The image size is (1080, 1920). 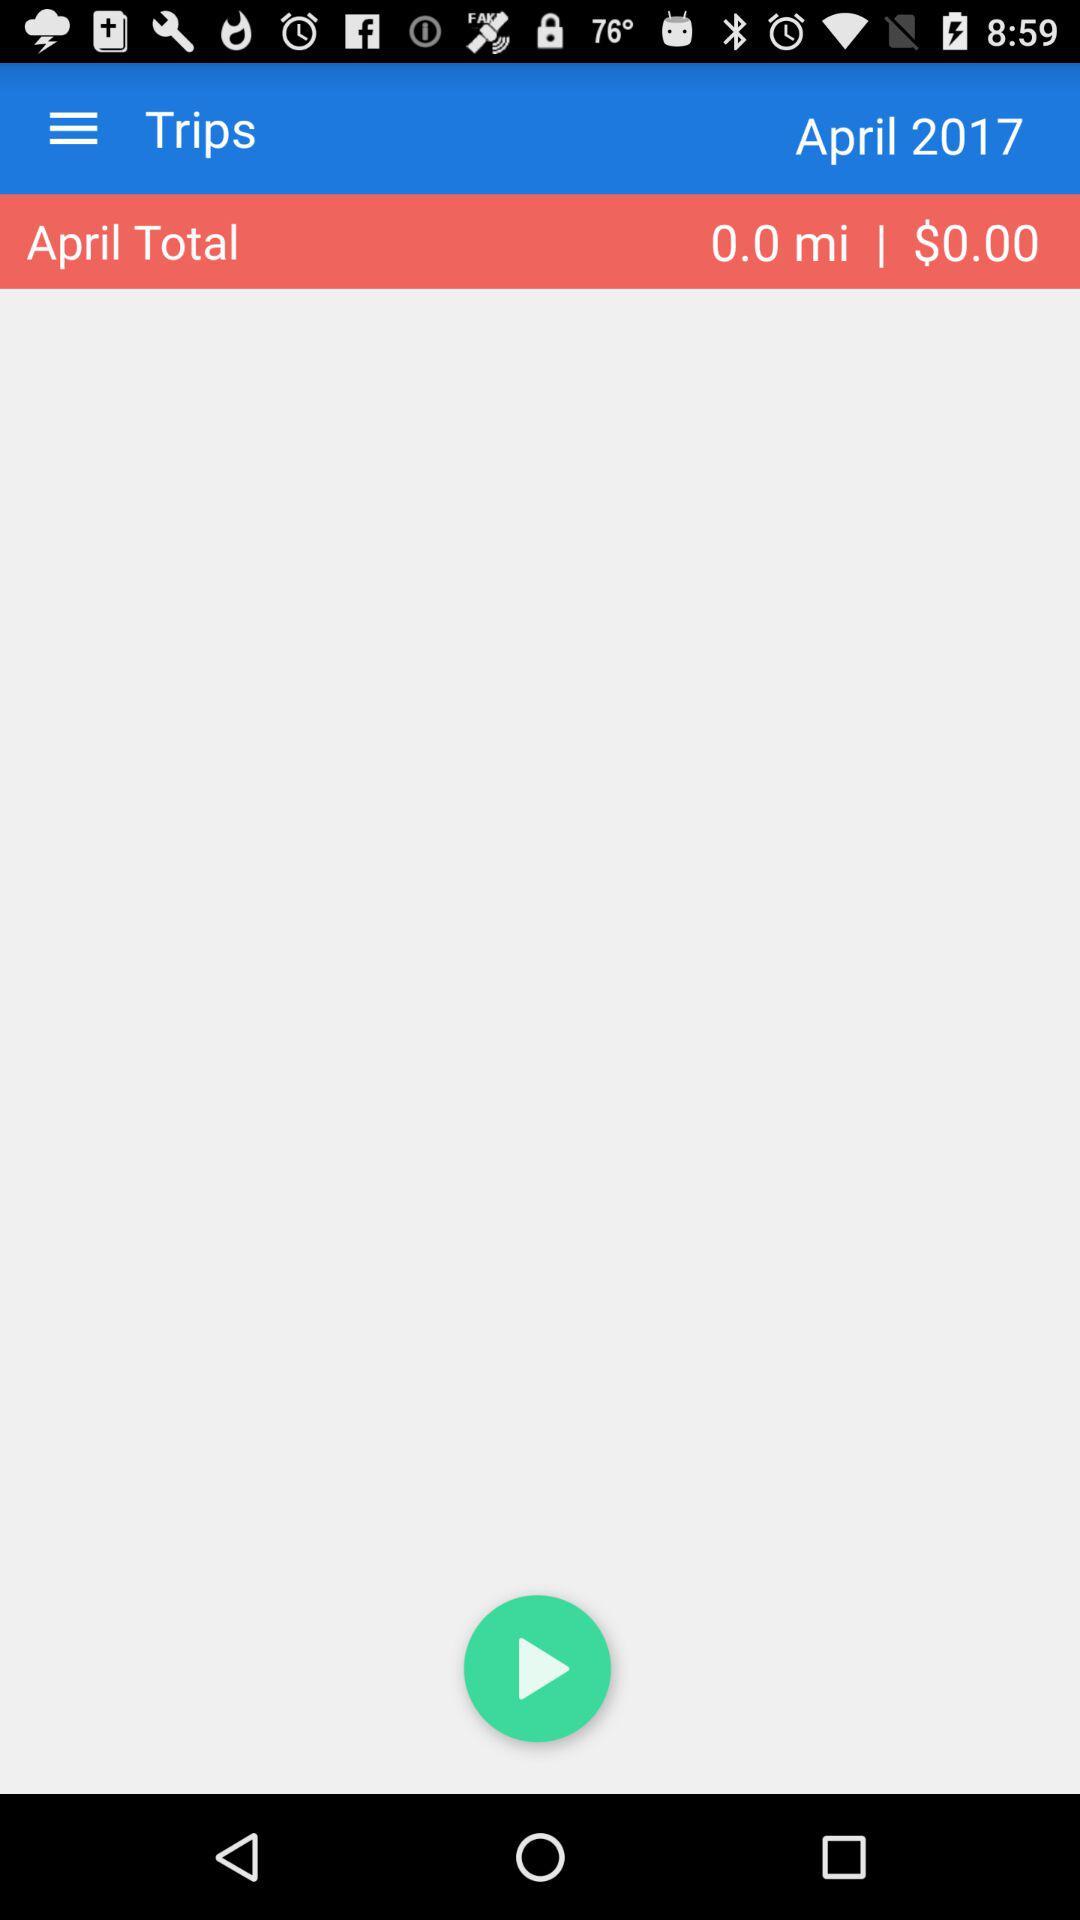 I want to click on the april total, so click(x=132, y=240).